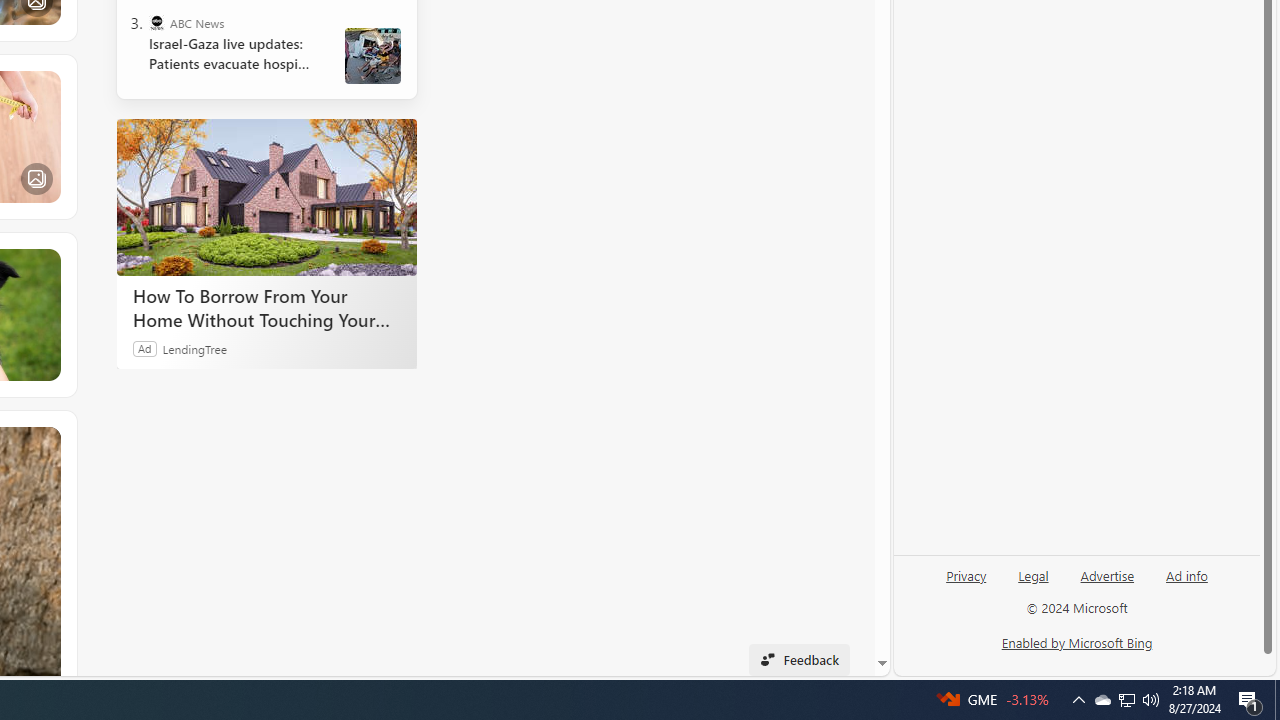 This screenshot has height=720, width=1280. Describe the element at coordinates (1106, 583) in the screenshot. I see `'Advertise'` at that location.